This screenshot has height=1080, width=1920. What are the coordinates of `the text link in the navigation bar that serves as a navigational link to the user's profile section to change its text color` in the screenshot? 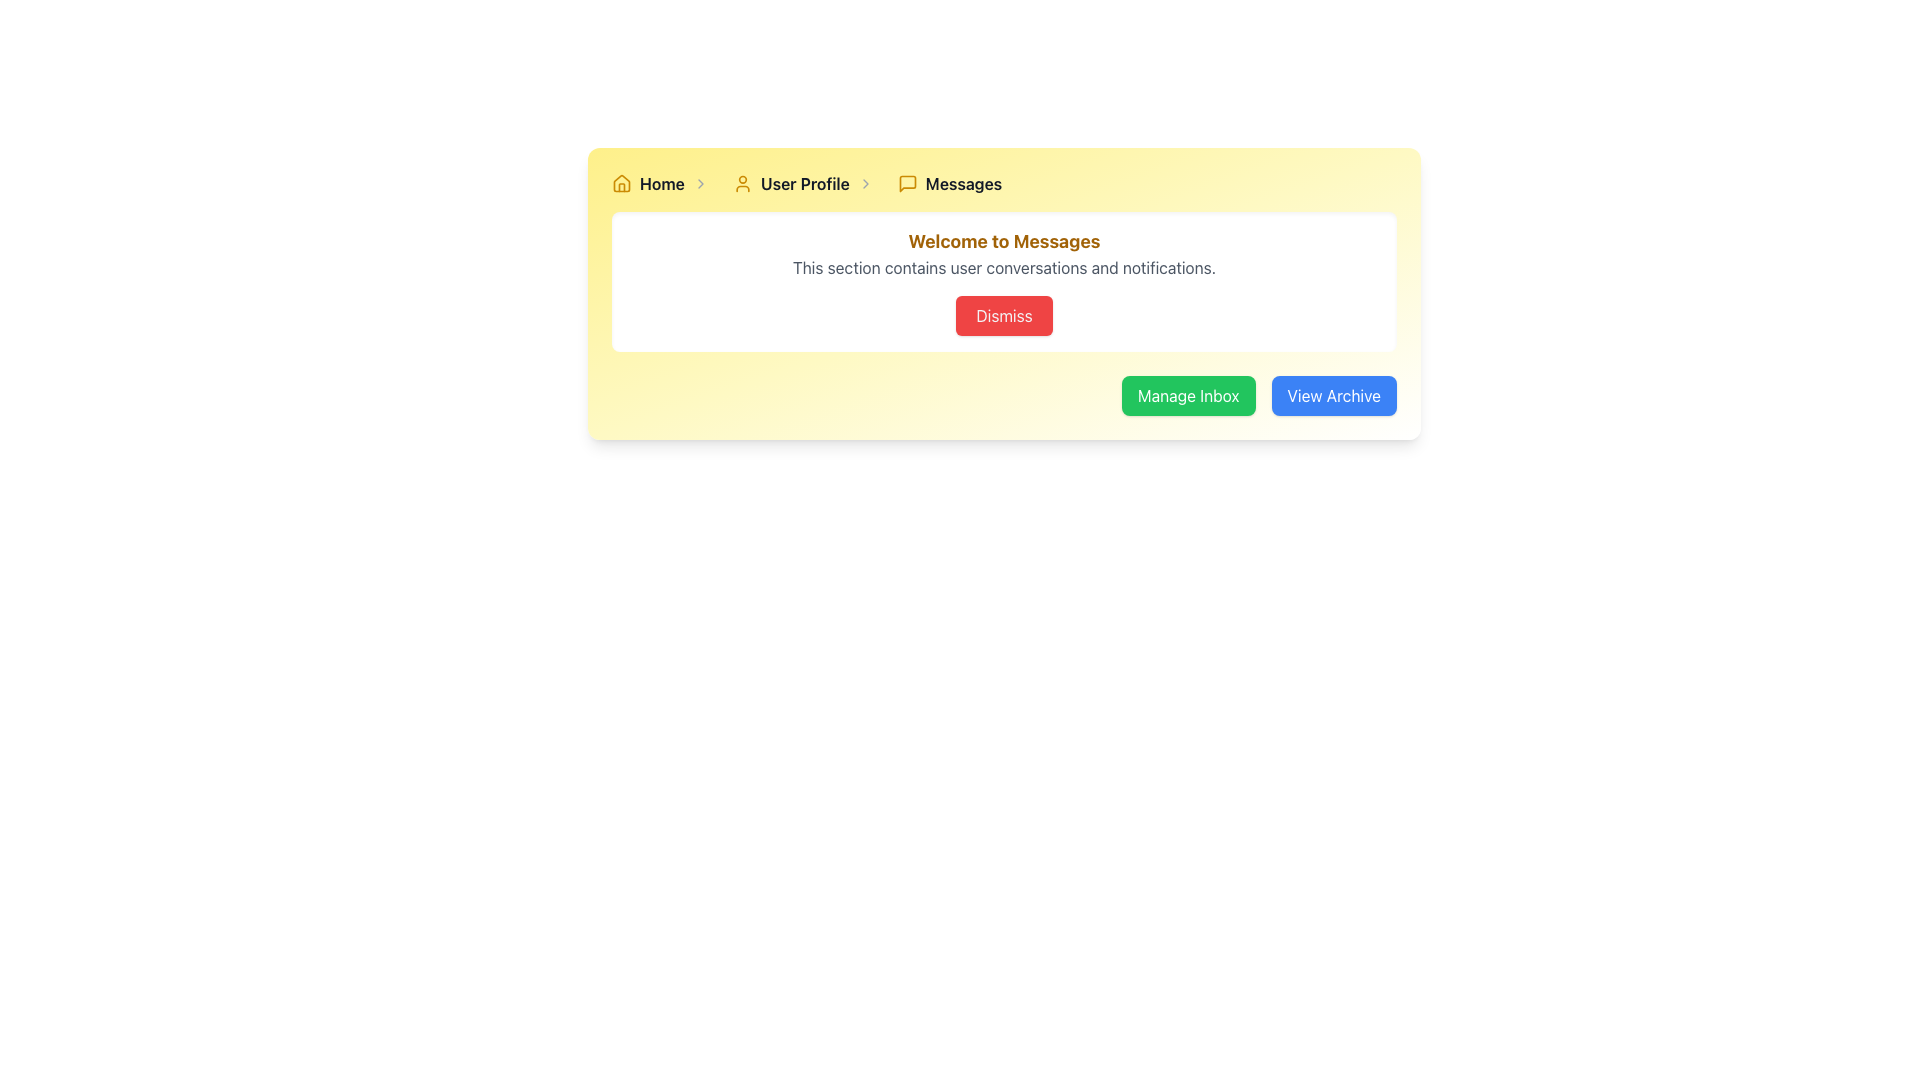 It's located at (805, 184).